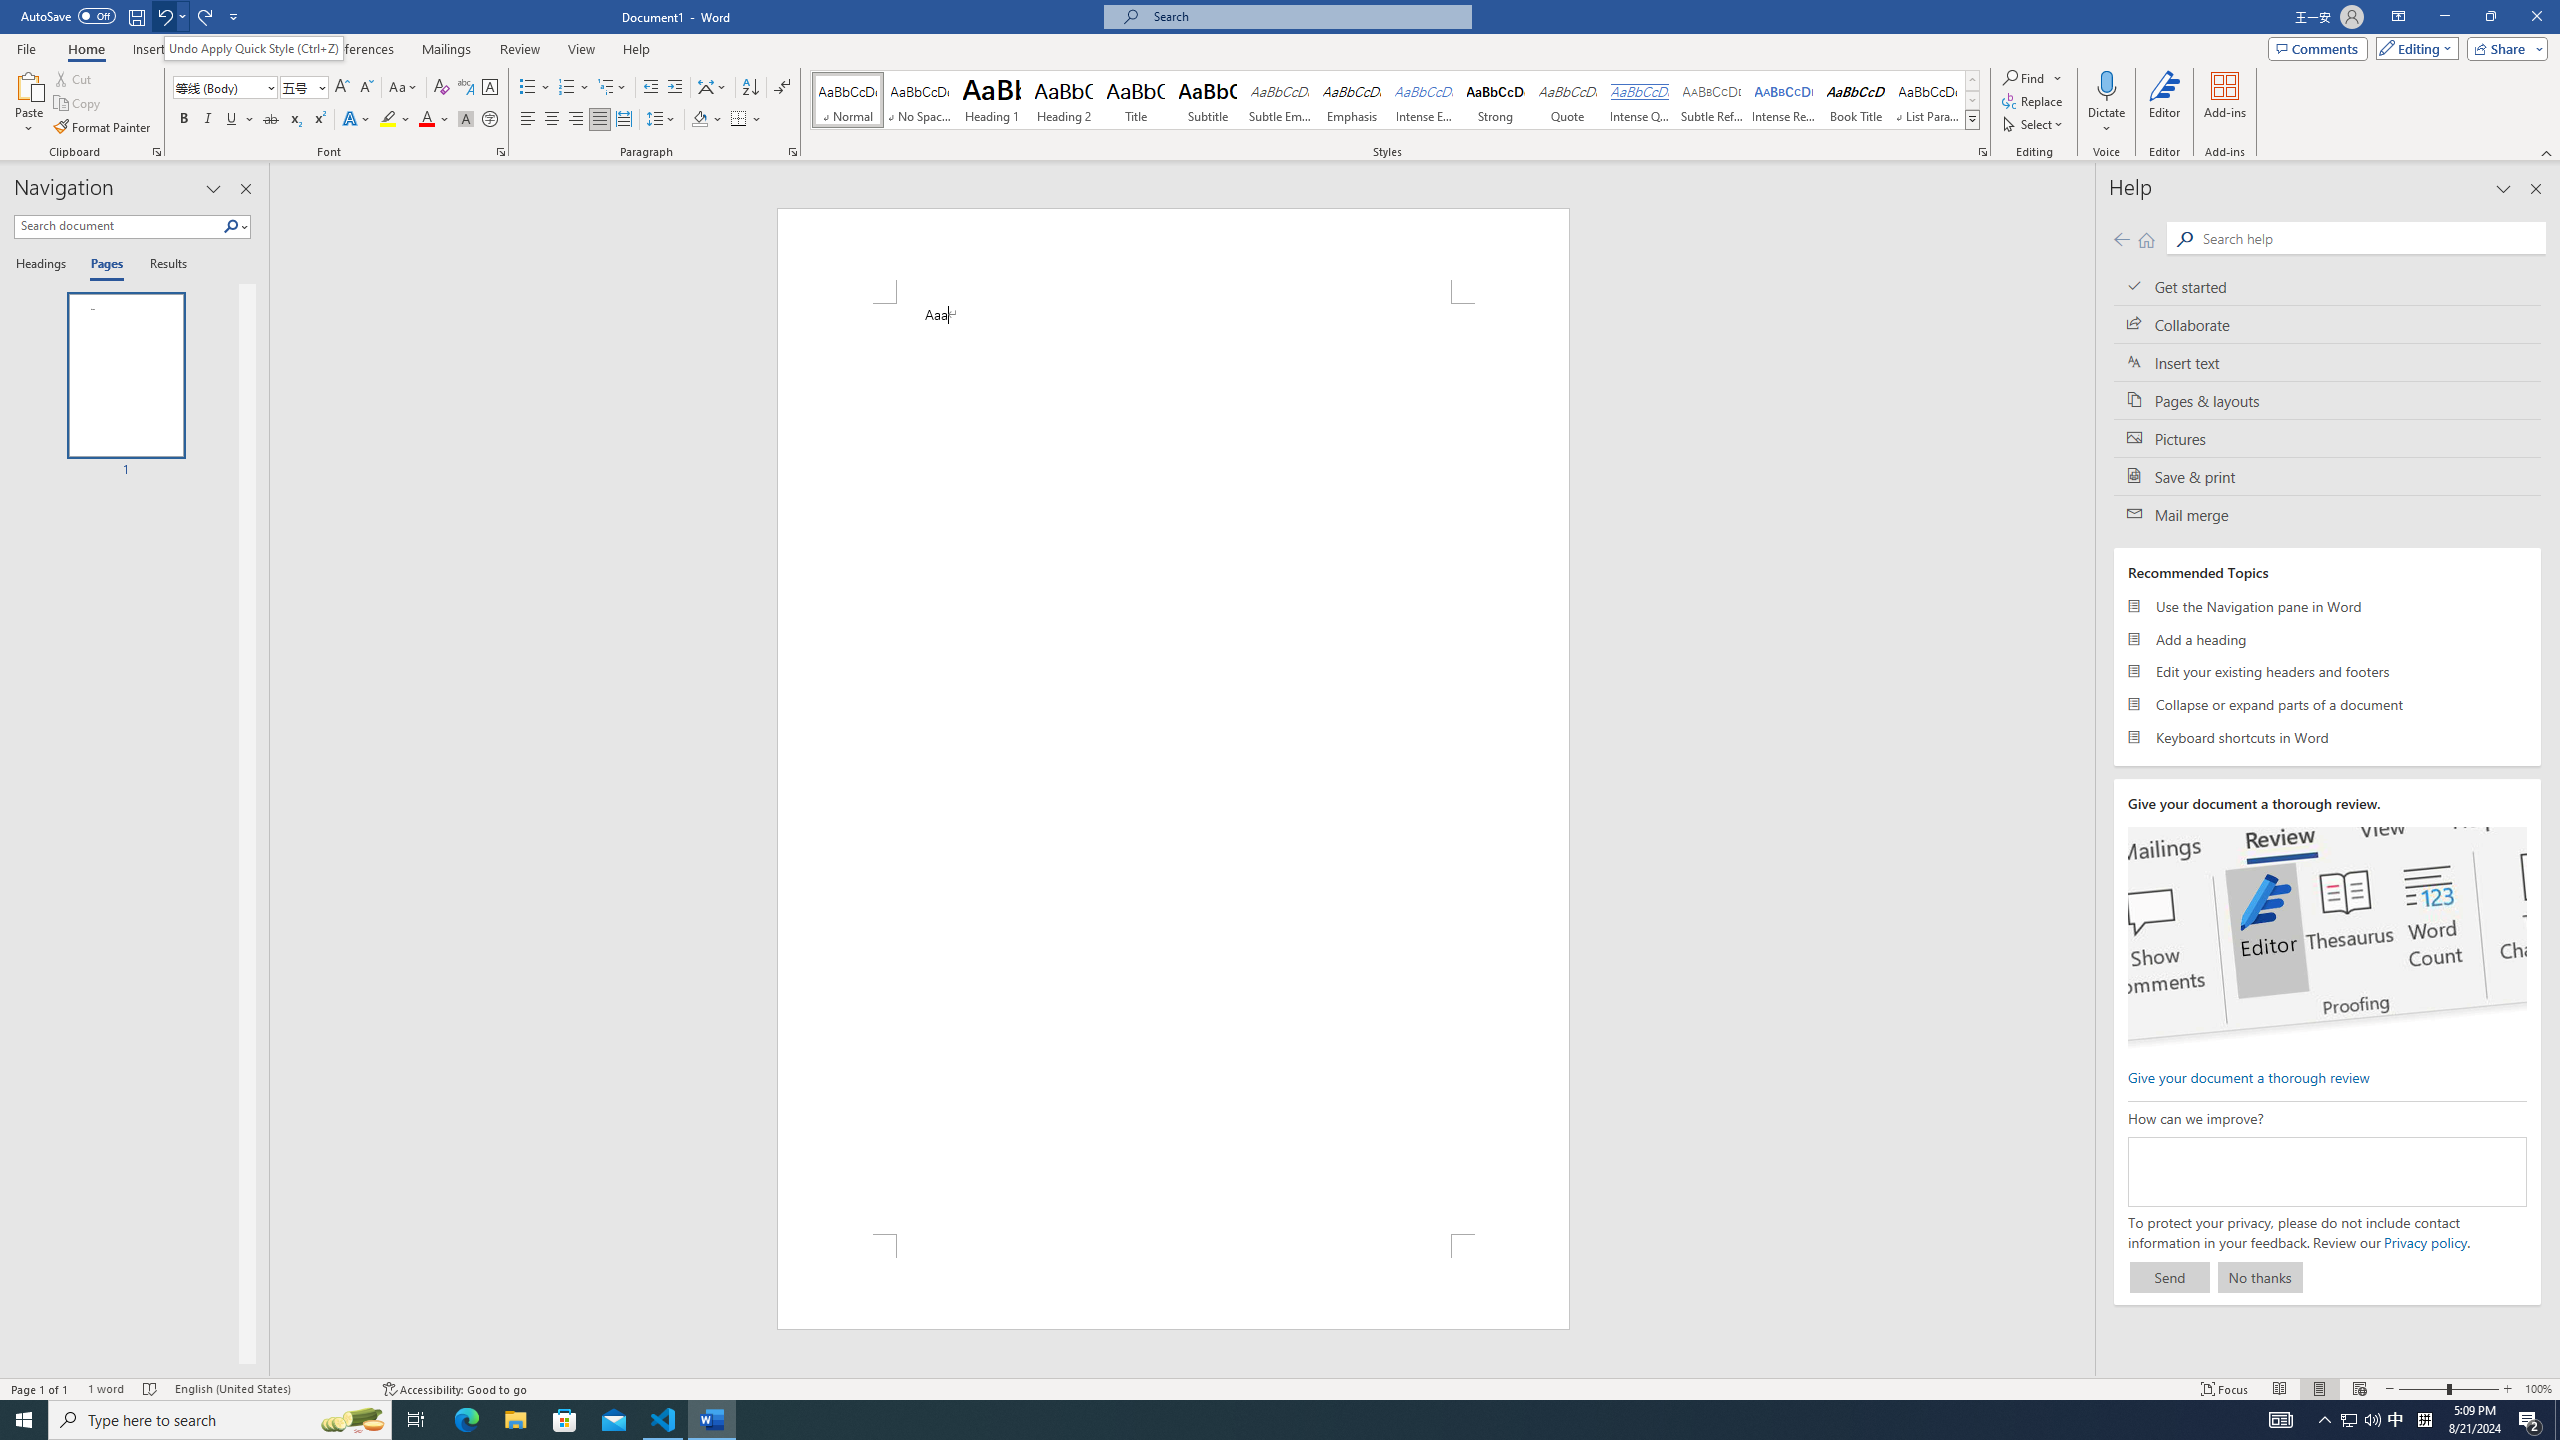 The width and height of the screenshot is (2560, 1440). Describe the element at coordinates (489, 87) in the screenshot. I see `'Character Border'` at that location.